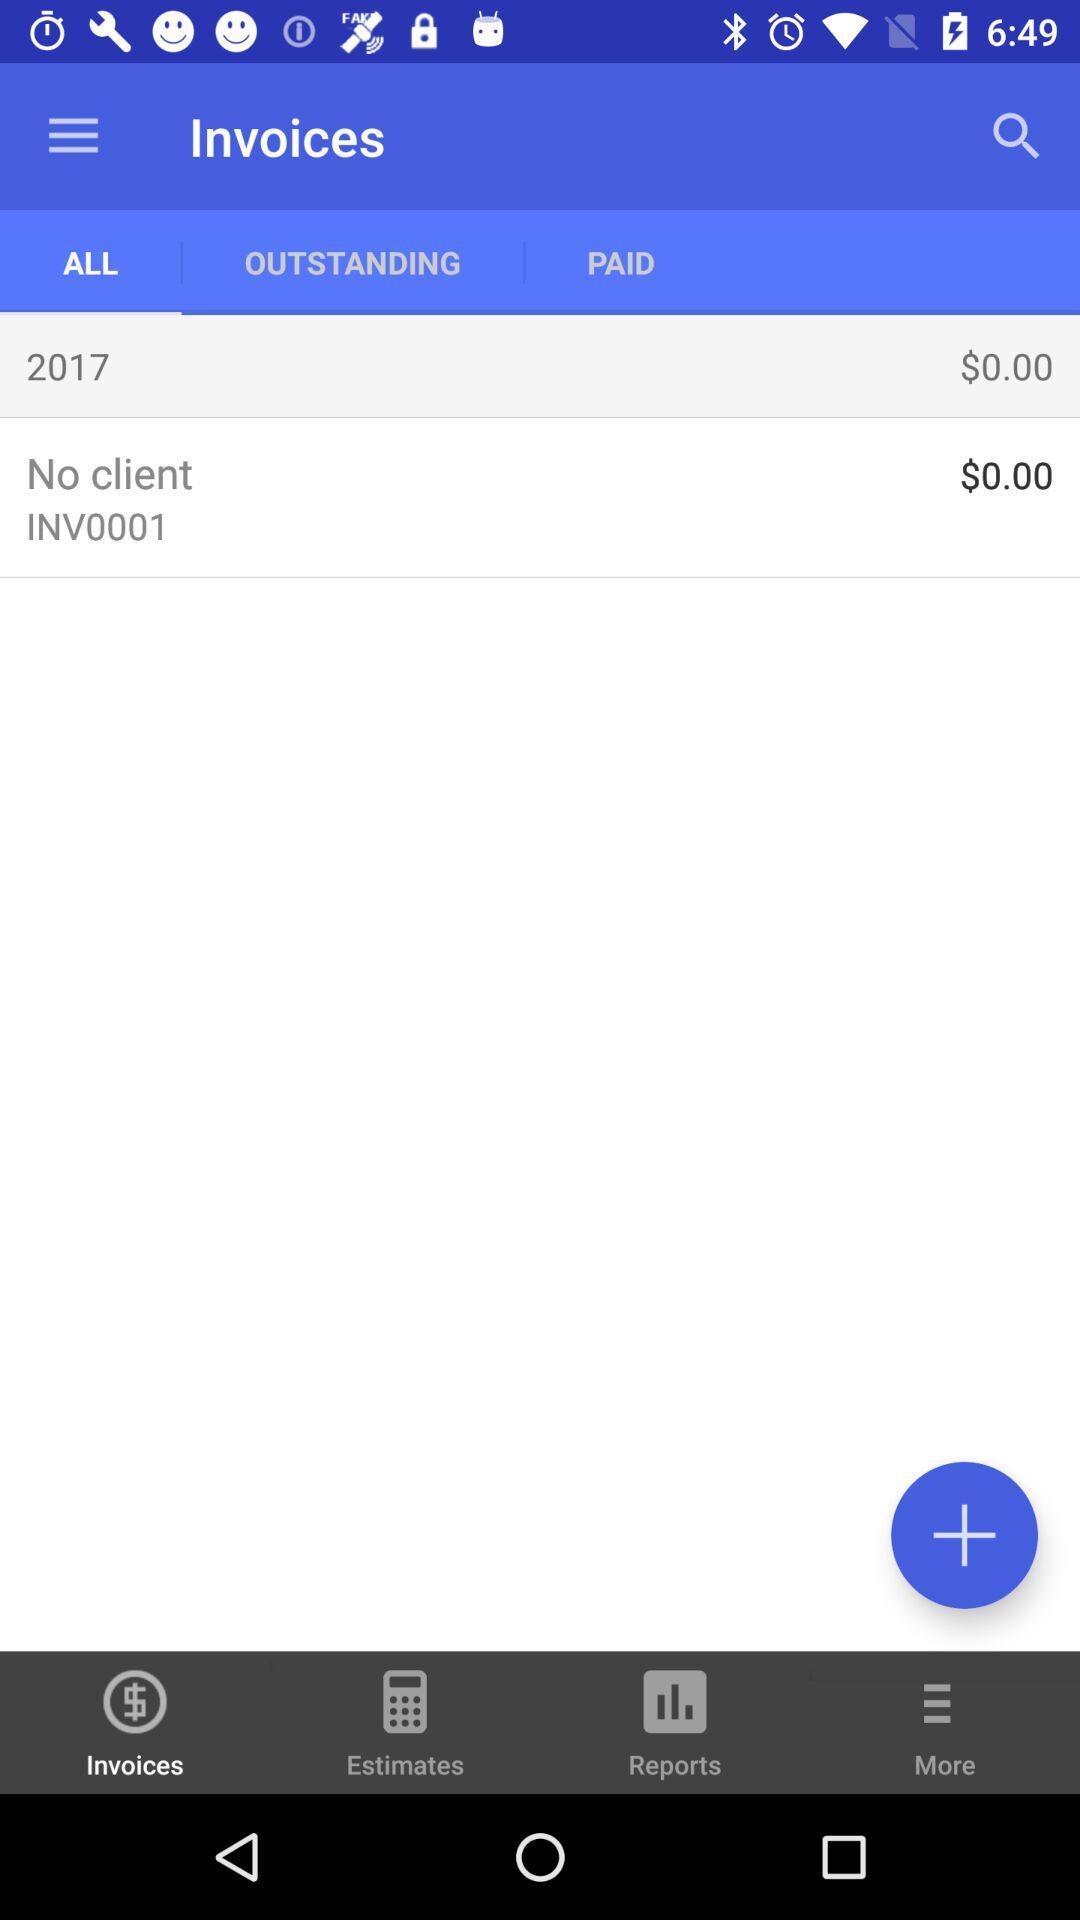 Image resolution: width=1080 pixels, height=1920 pixels. I want to click on more, so click(945, 1736).